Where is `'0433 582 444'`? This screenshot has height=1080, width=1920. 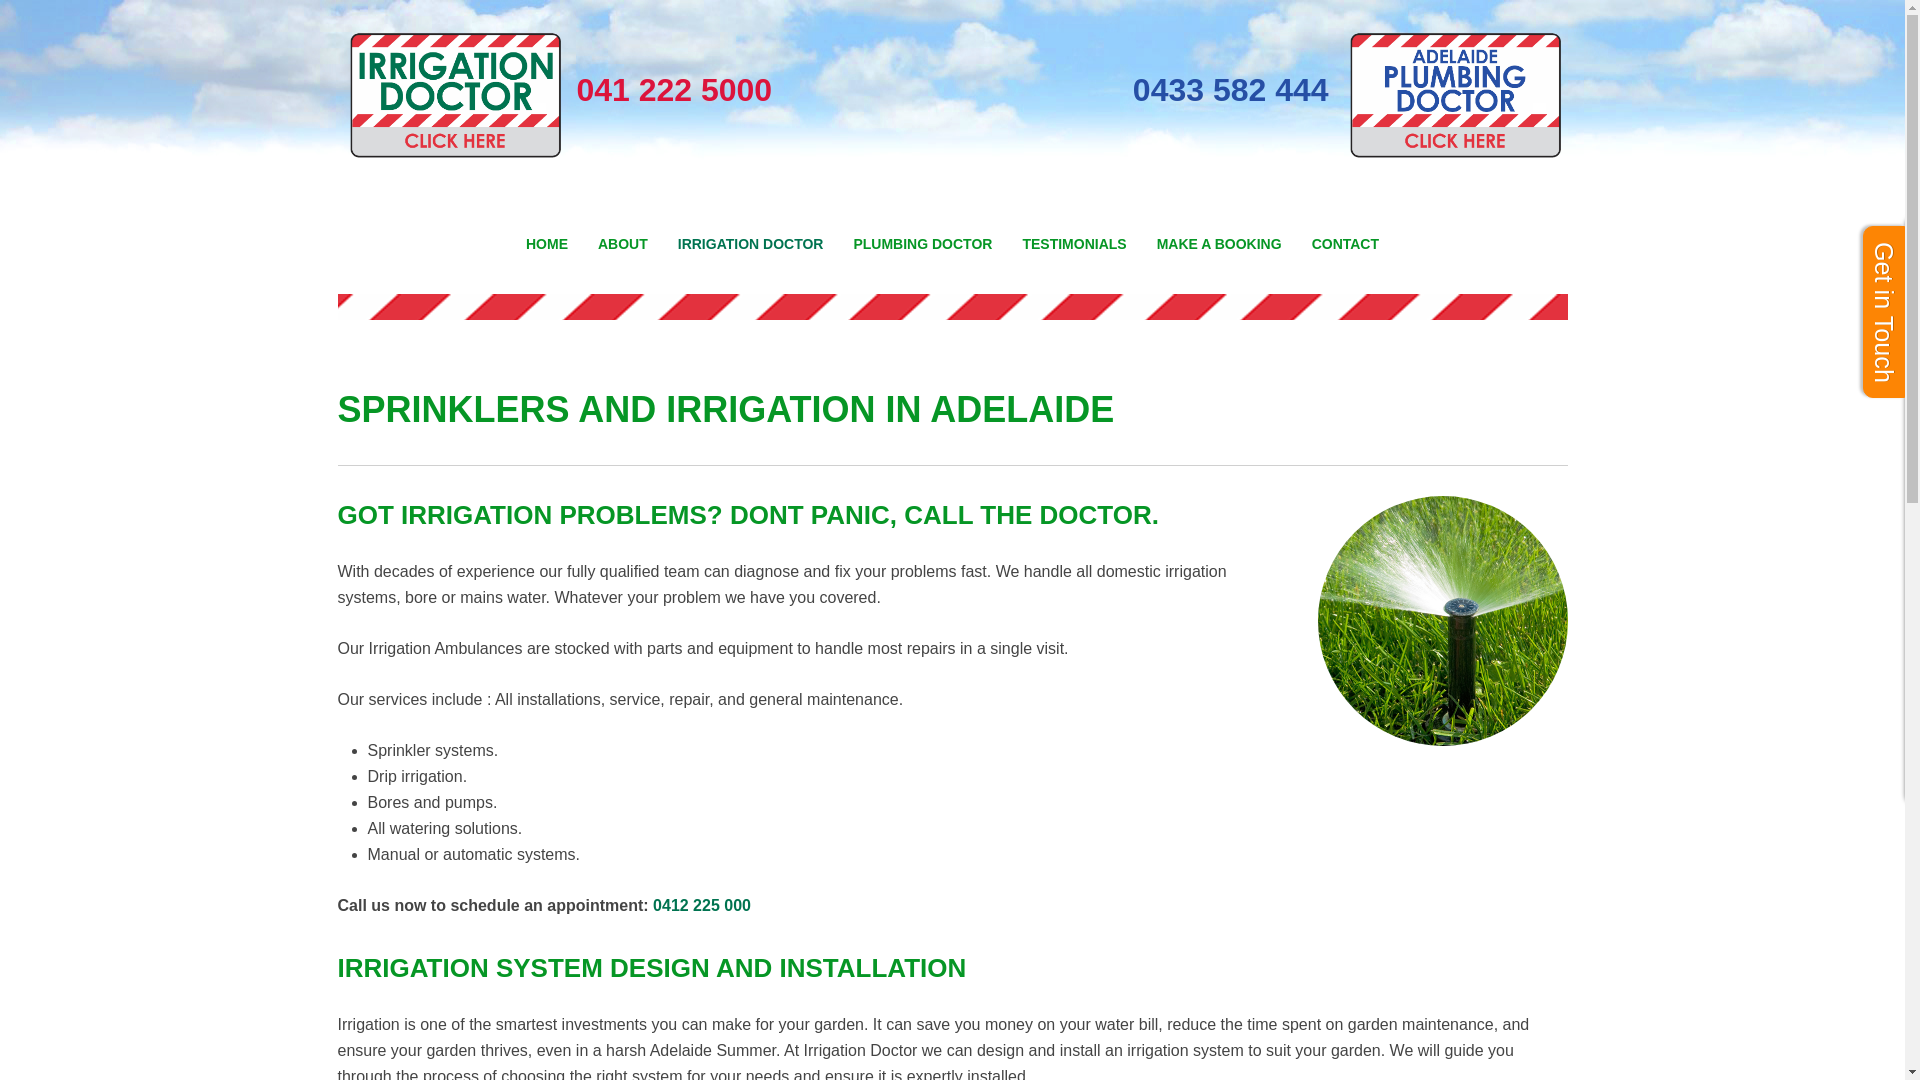
'0433 582 444' is located at coordinates (1234, 95).